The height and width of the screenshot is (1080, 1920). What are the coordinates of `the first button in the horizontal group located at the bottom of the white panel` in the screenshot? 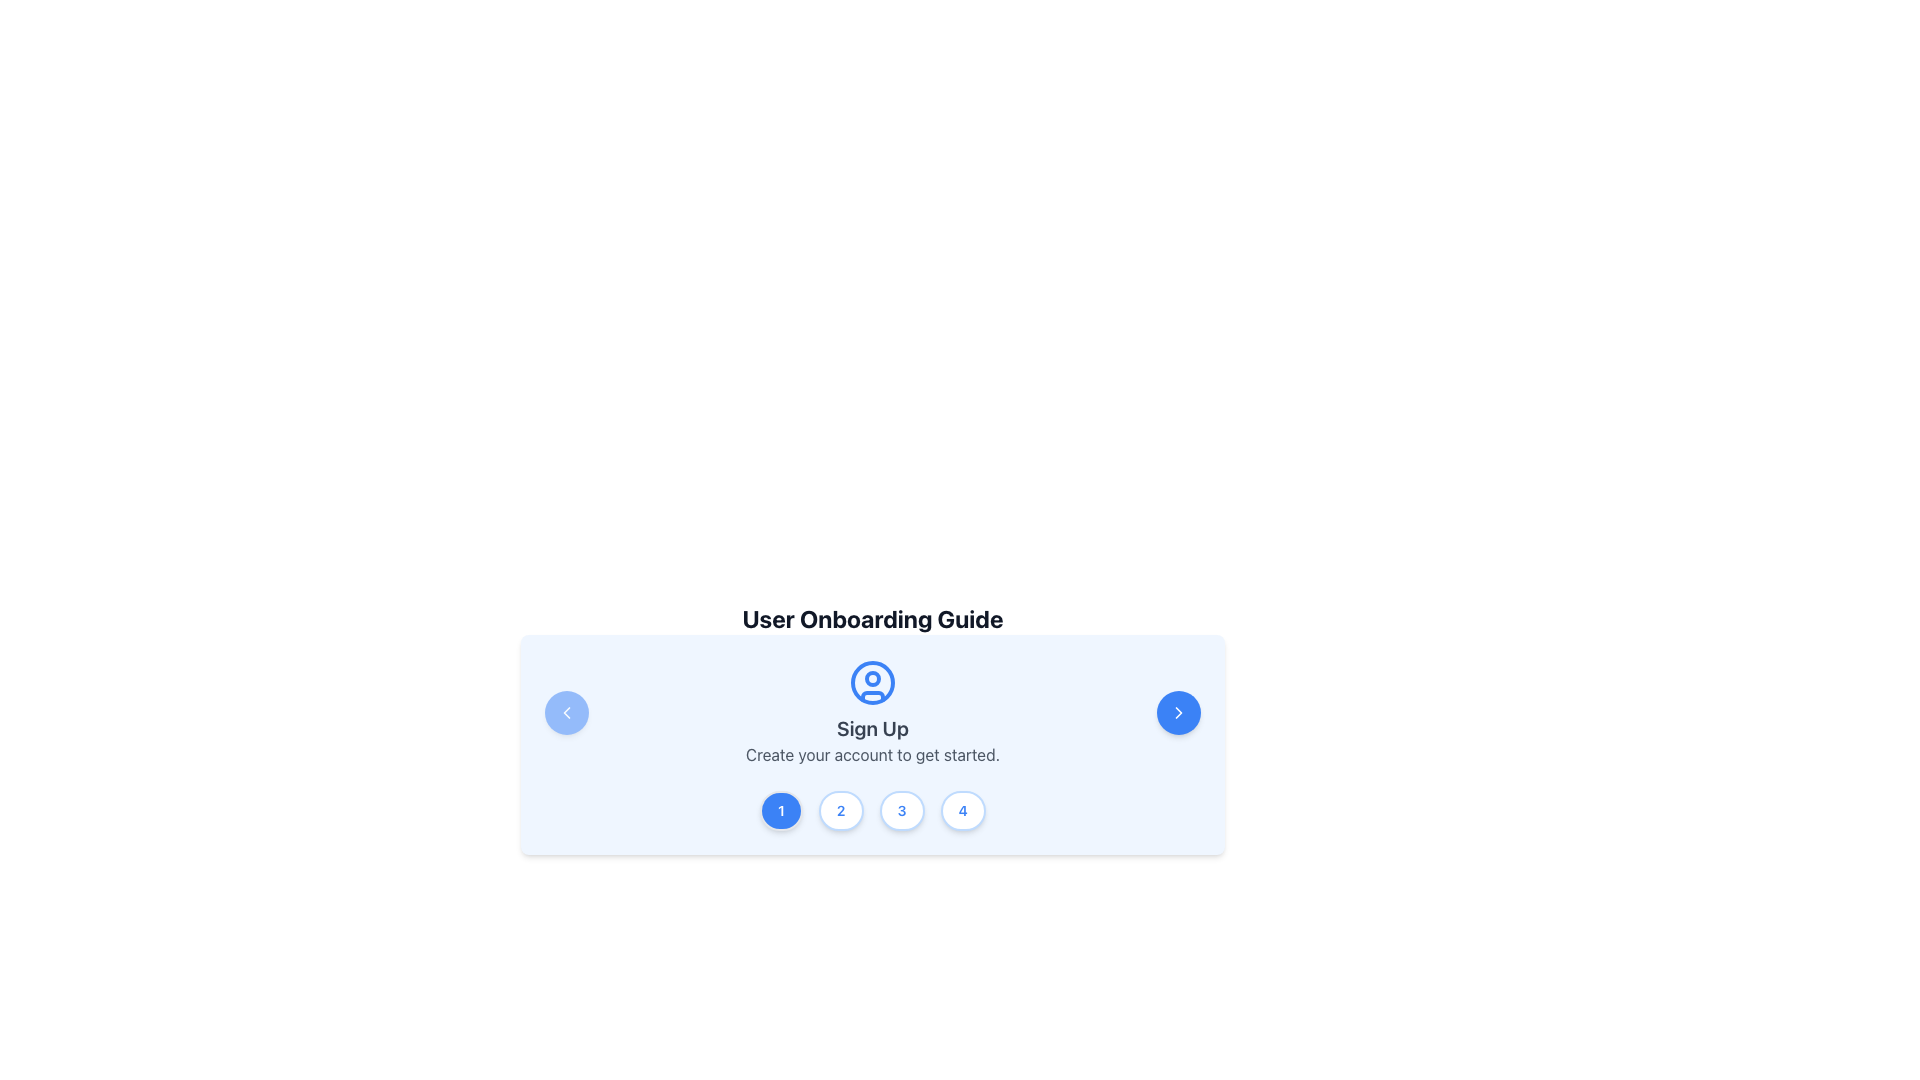 It's located at (780, 810).